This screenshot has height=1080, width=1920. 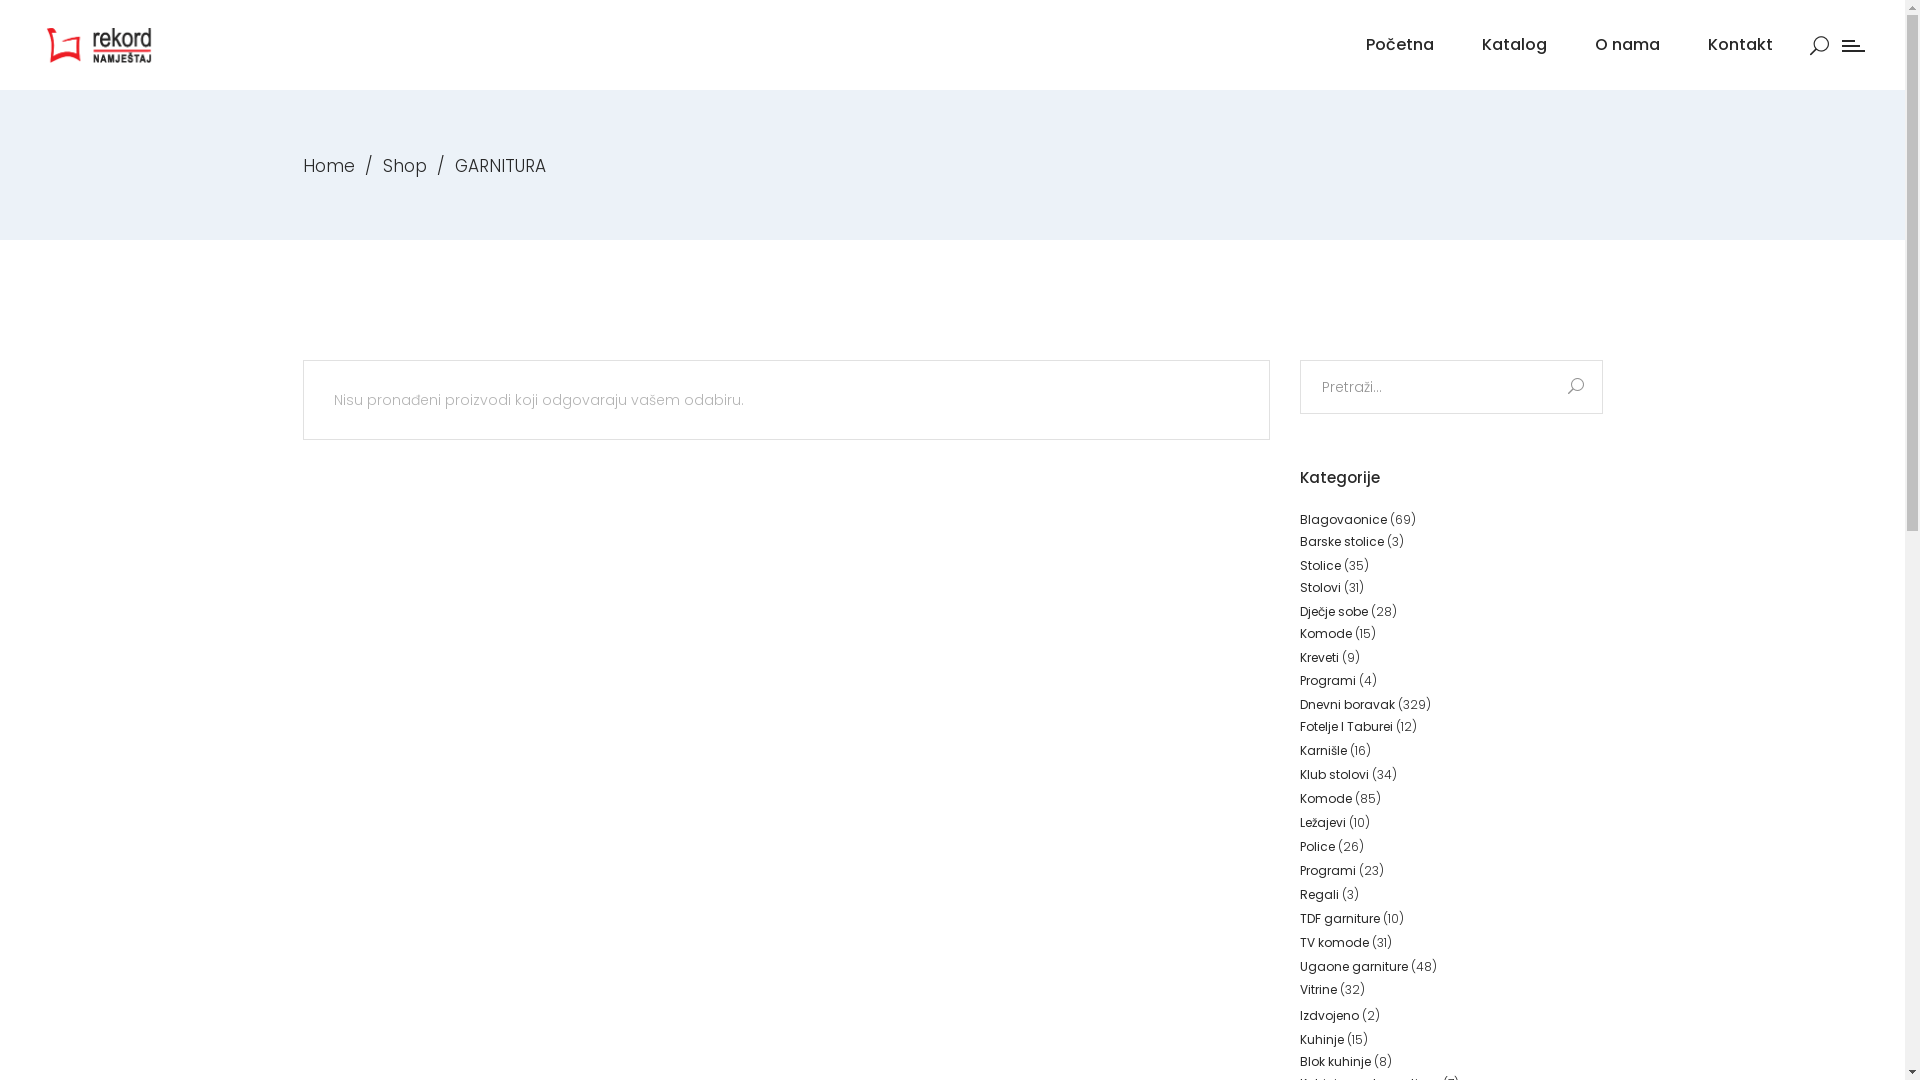 What do you see at coordinates (1317, 846) in the screenshot?
I see `'Police'` at bounding box center [1317, 846].